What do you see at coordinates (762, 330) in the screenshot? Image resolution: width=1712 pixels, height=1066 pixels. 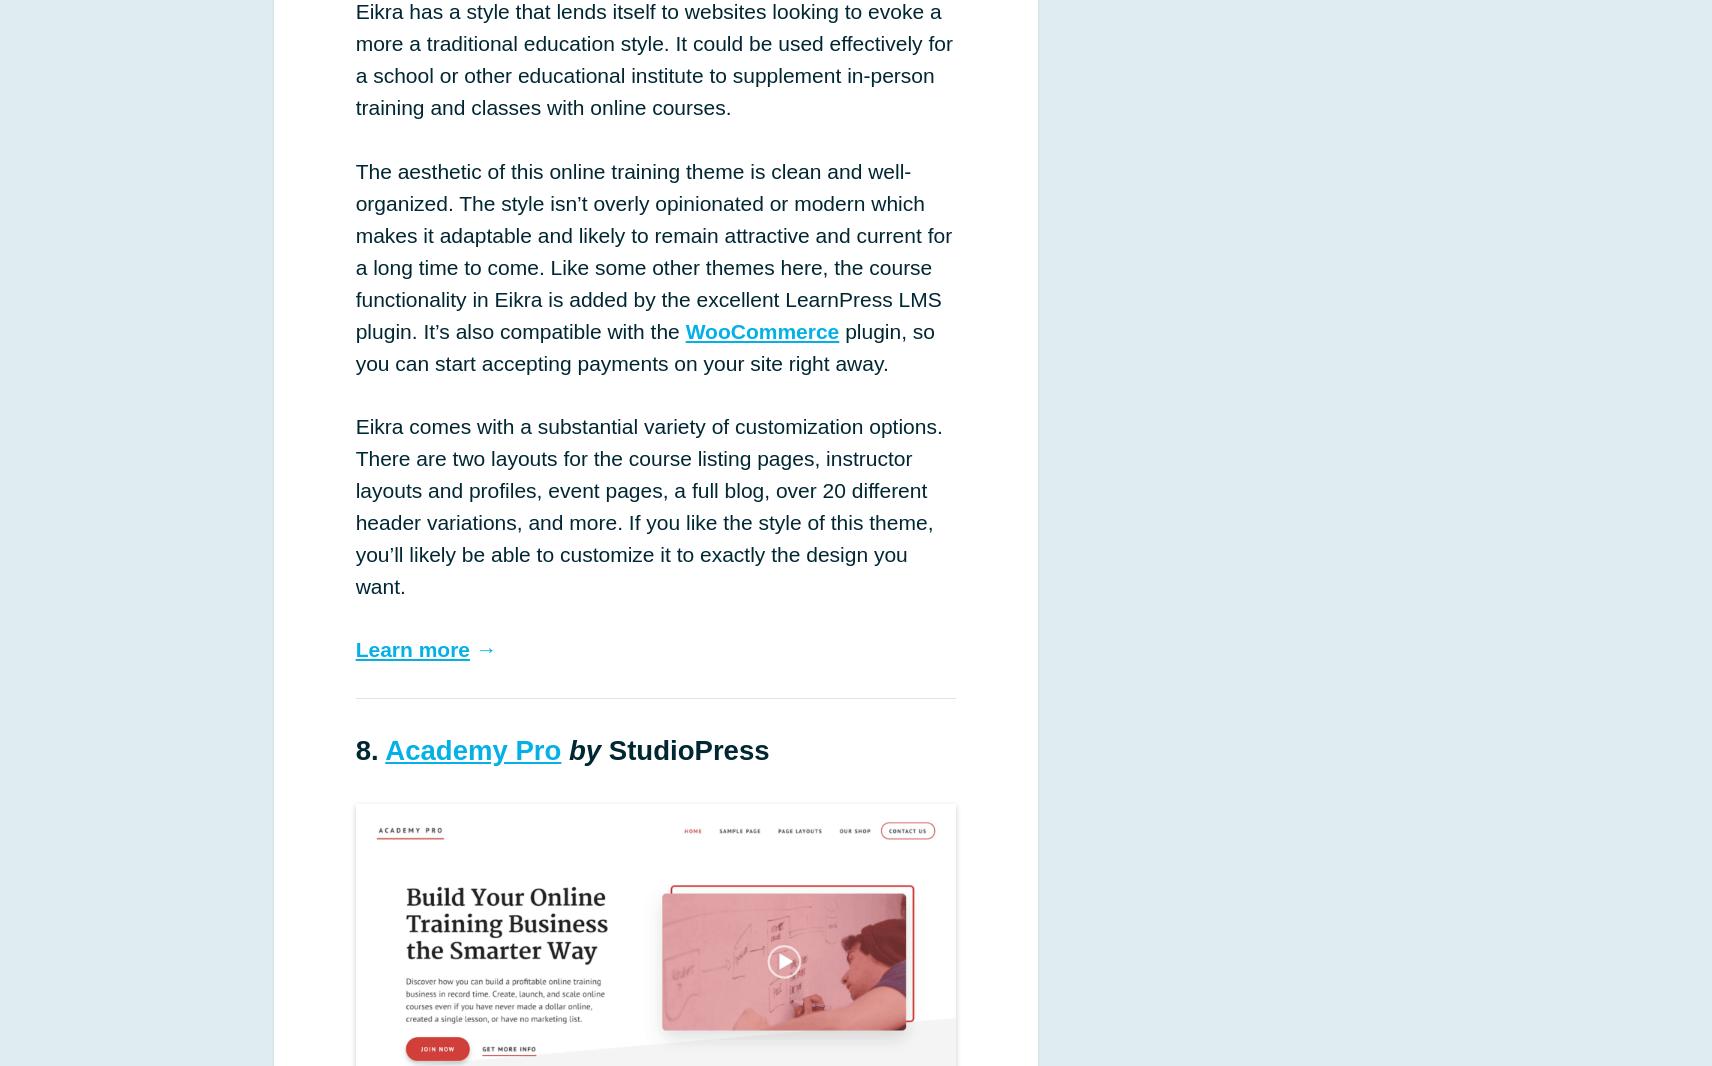 I see `'WooCommerce'` at bounding box center [762, 330].